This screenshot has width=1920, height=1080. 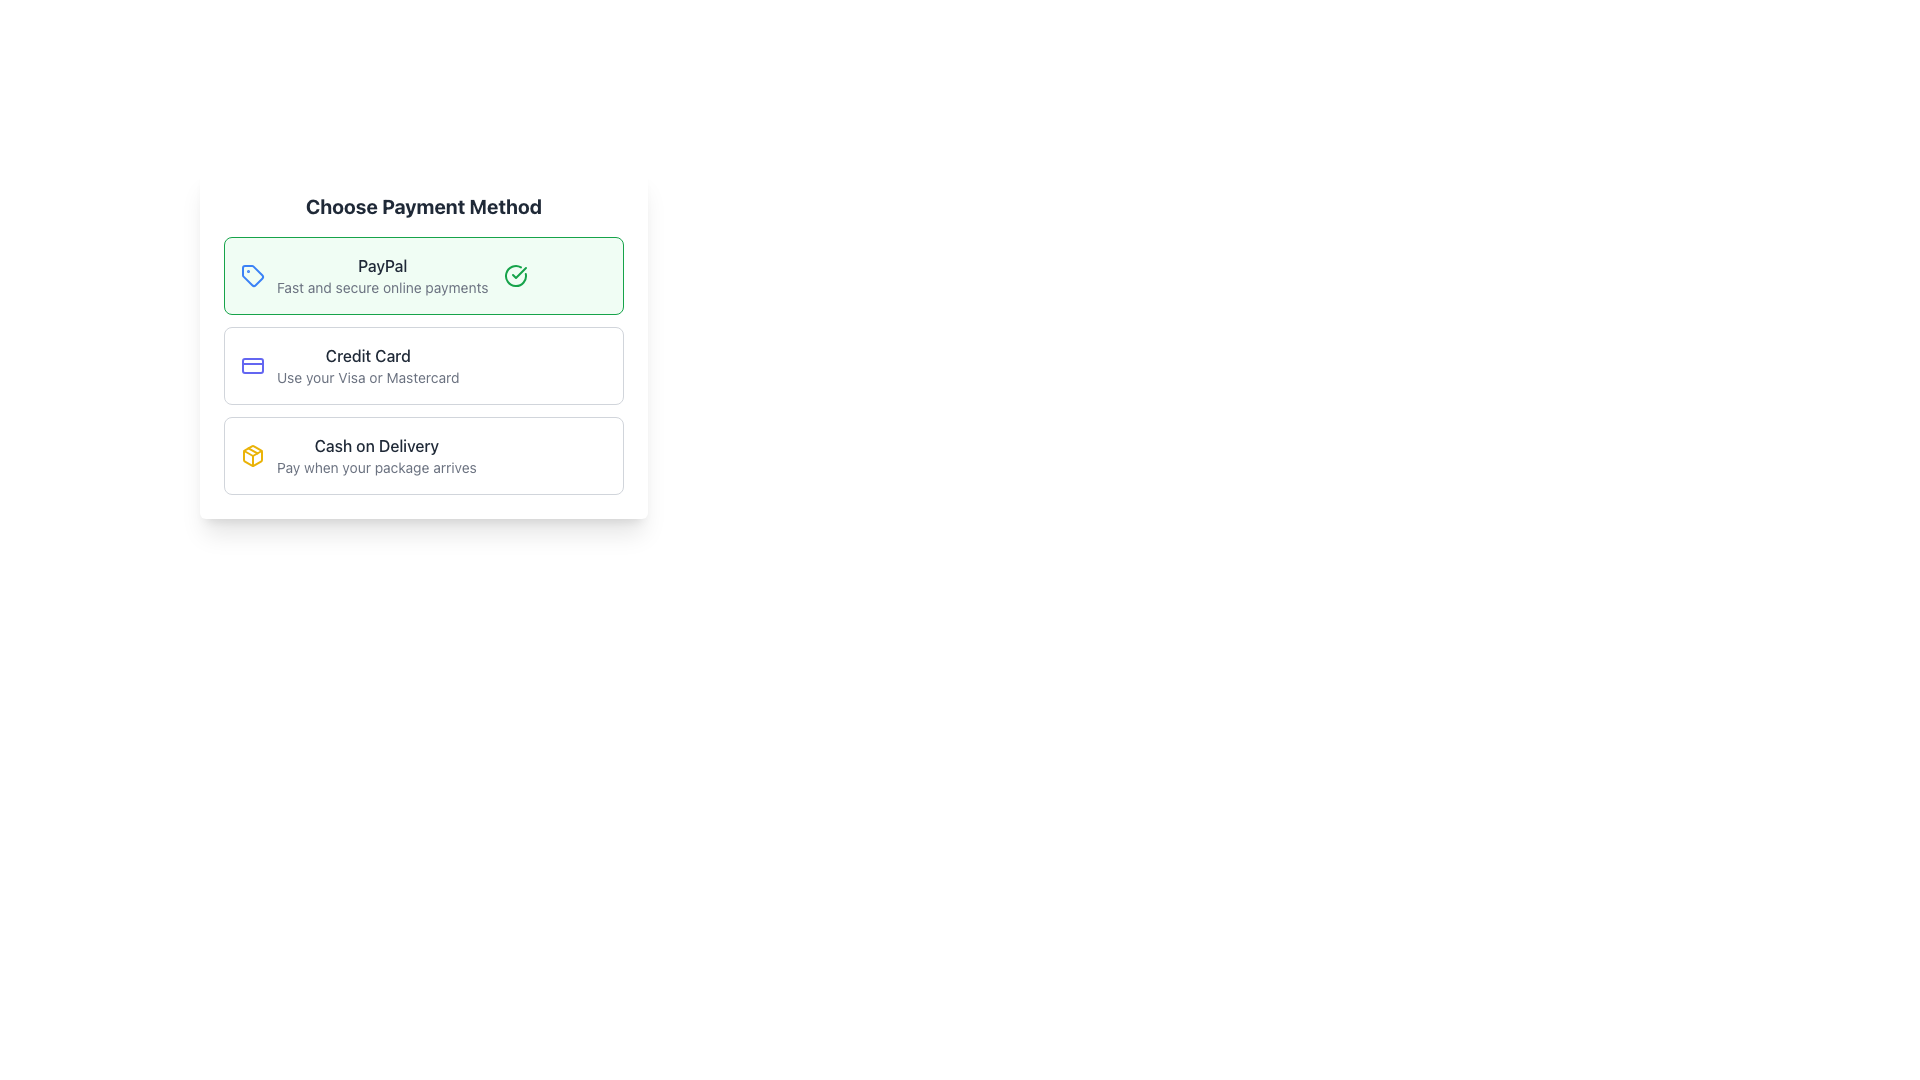 What do you see at coordinates (358, 455) in the screenshot?
I see `the 'Cash on Delivery' selectable option with a yellow package-shaped icon` at bounding box center [358, 455].